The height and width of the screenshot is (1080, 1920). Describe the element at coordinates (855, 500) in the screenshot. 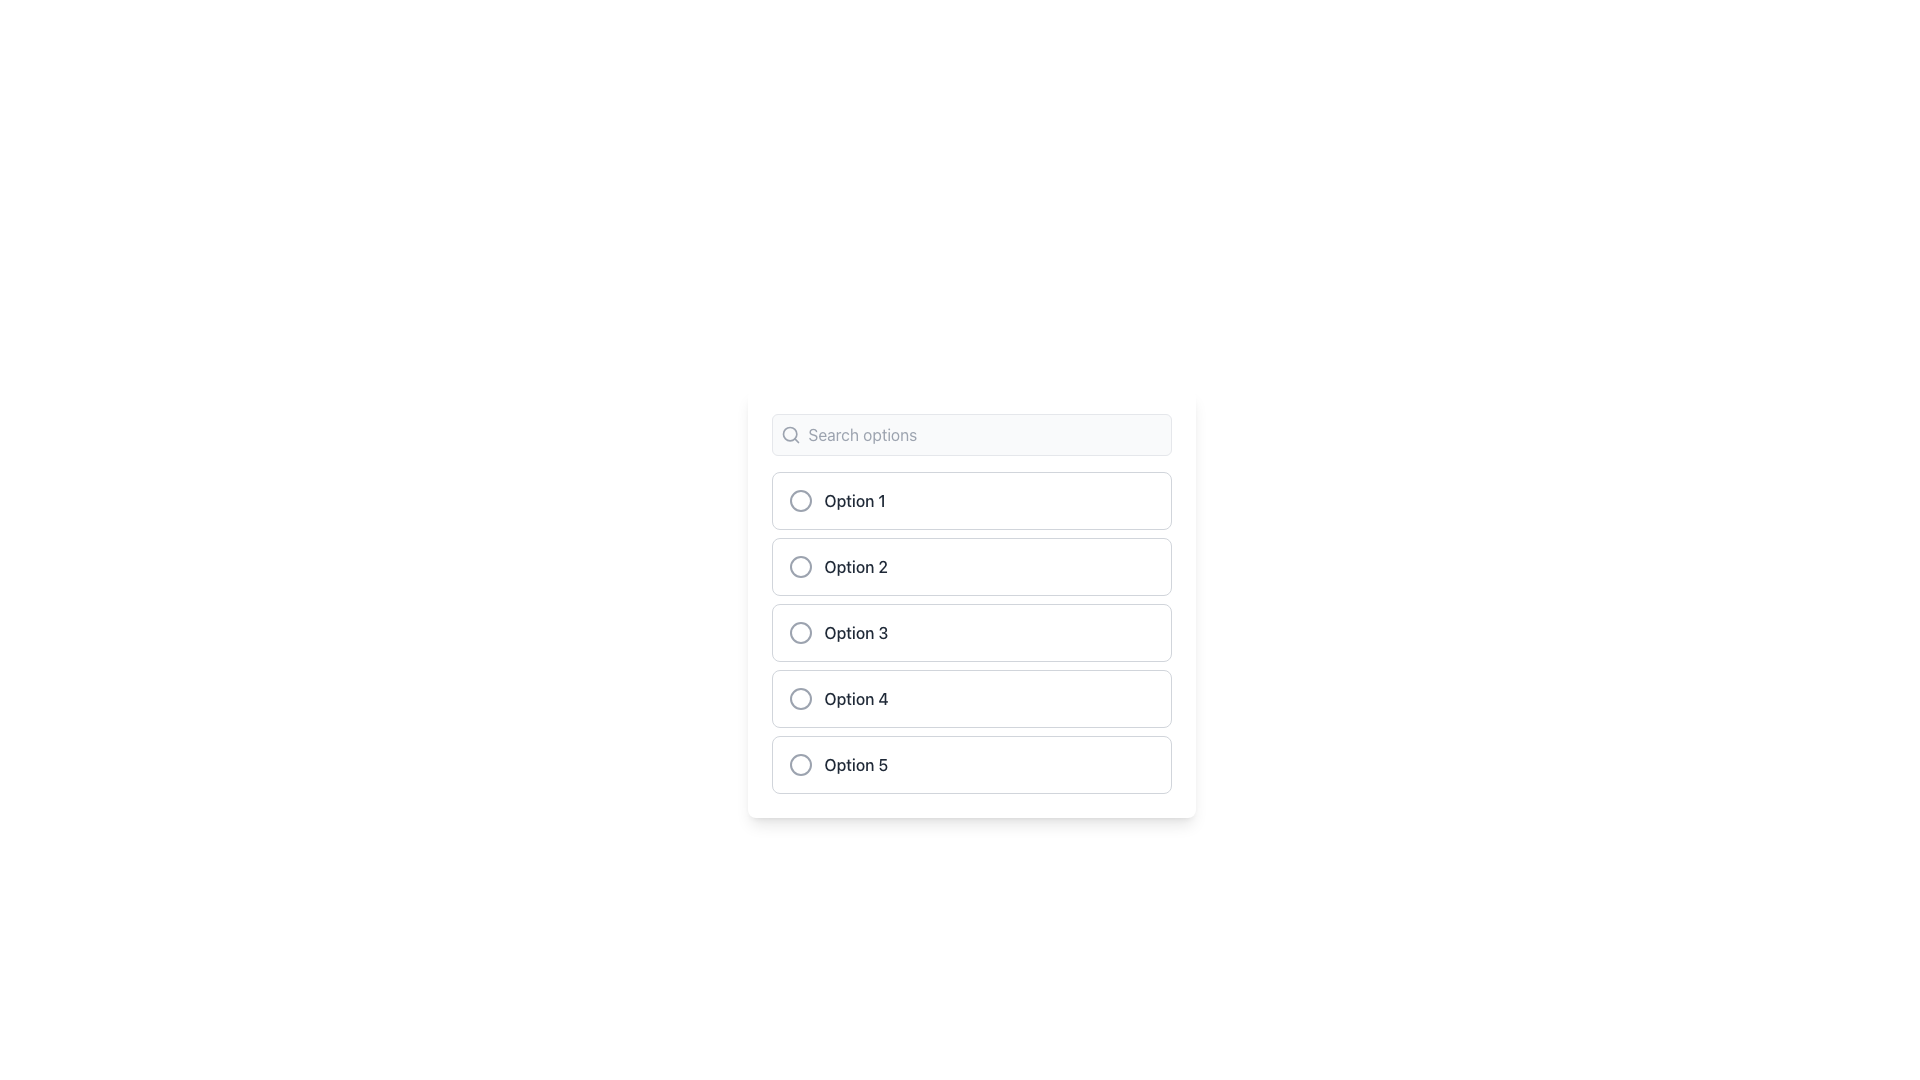

I see `text label displaying 'Option 1', which is styled with a medium font weight and gray color, located to the right of the associated circle in the first selectable option of a vertical list` at that location.